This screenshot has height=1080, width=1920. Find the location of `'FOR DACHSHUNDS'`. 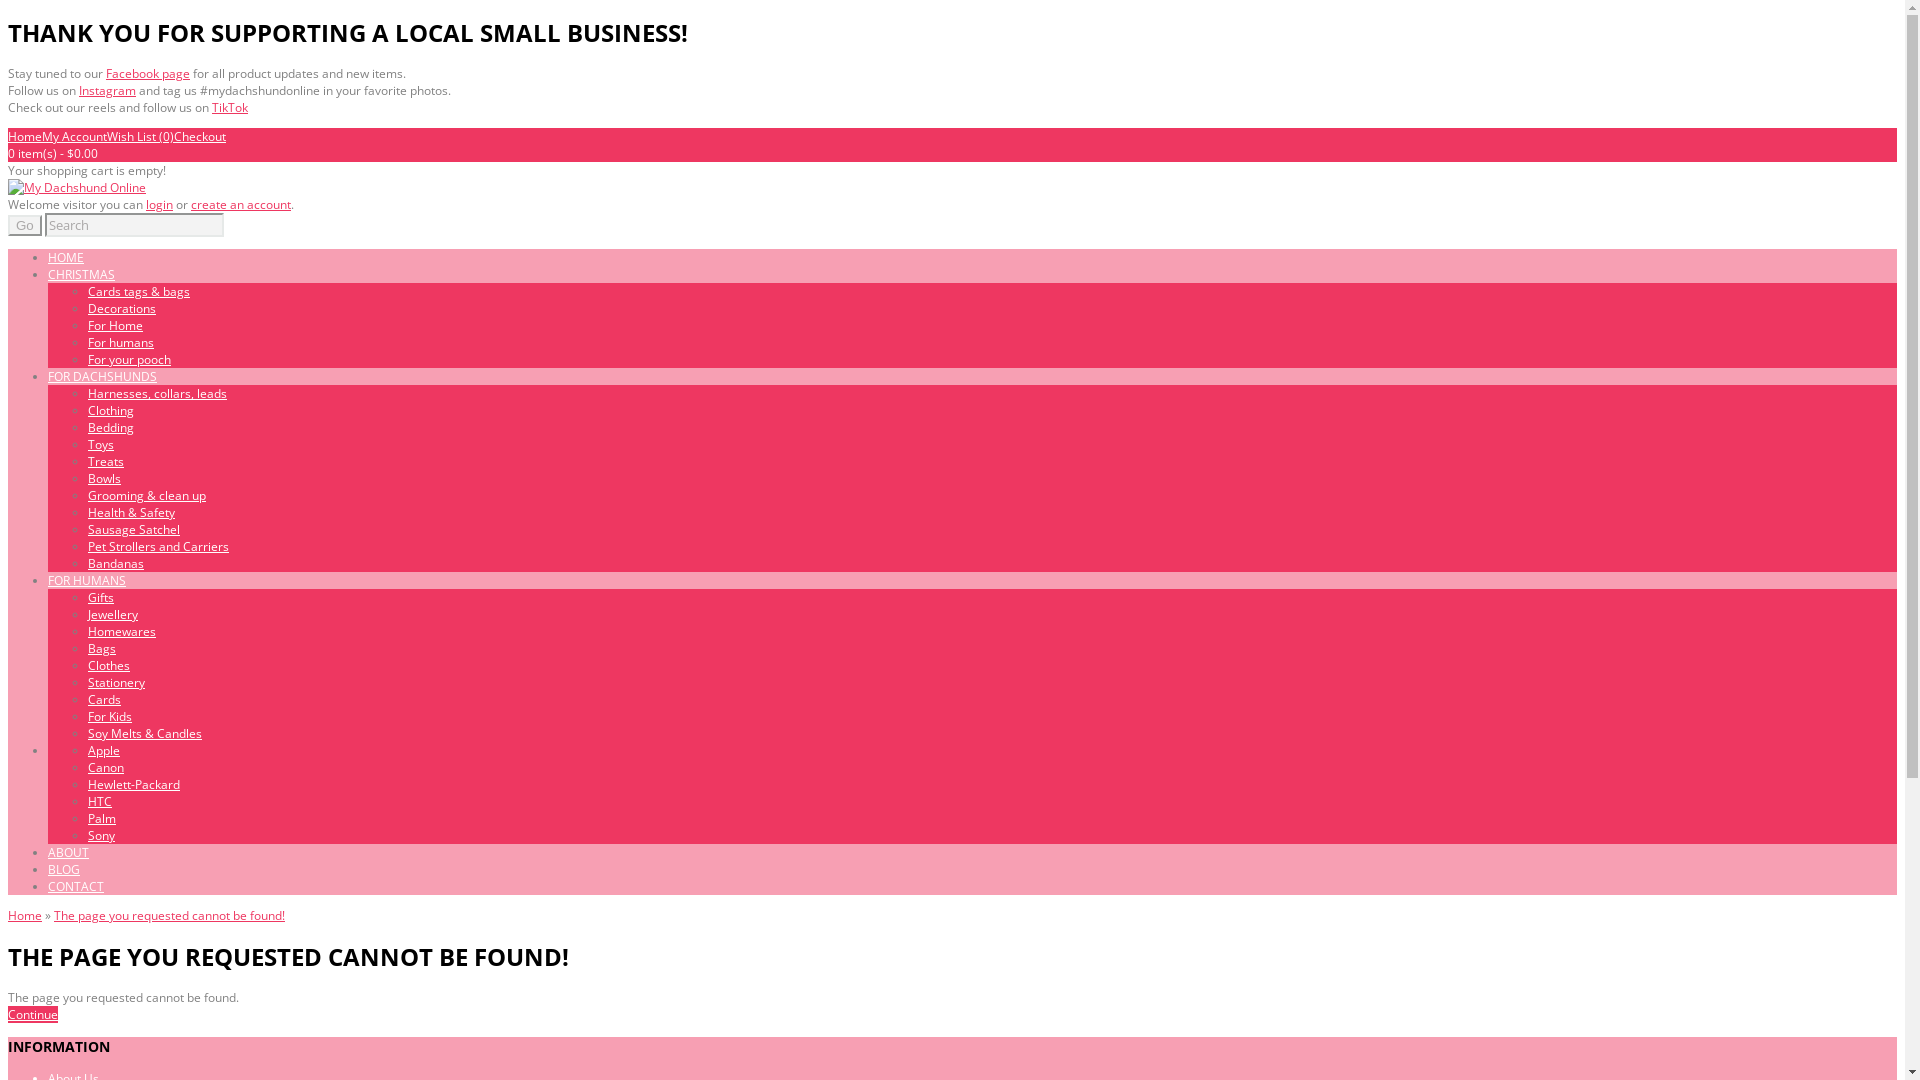

'FOR DACHSHUNDS' is located at coordinates (101, 376).